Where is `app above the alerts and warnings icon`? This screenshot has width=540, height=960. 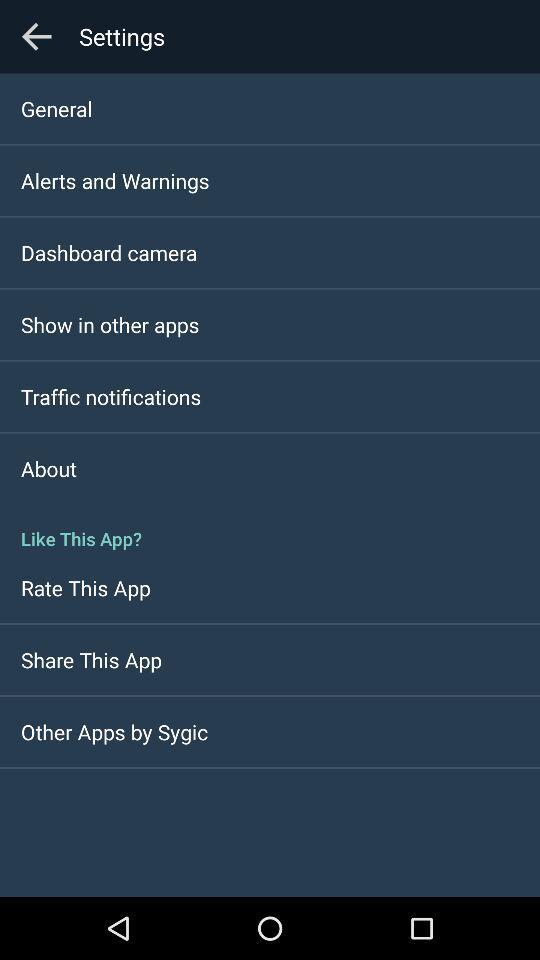
app above the alerts and warnings icon is located at coordinates (56, 108).